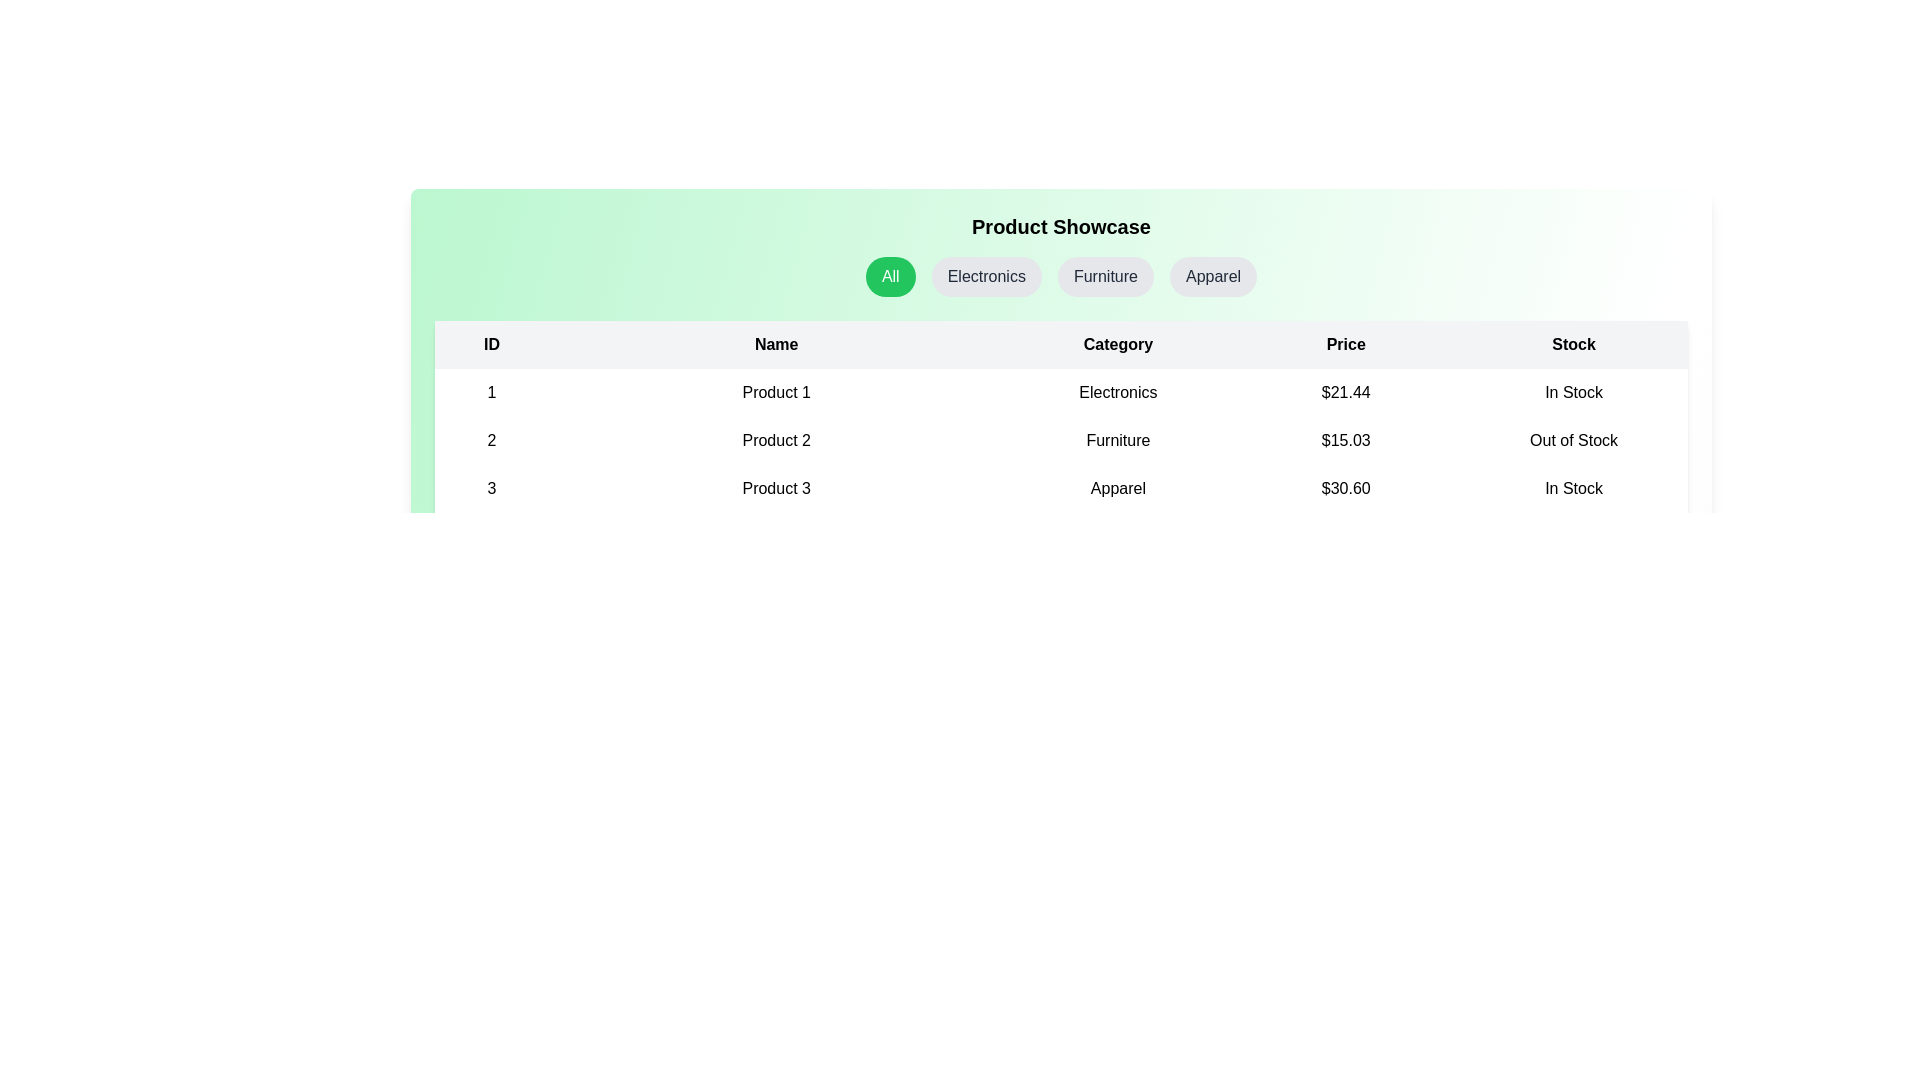 The image size is (1920, 1080). I want to click on the category button labeled All to filter products, so click(889, 277).